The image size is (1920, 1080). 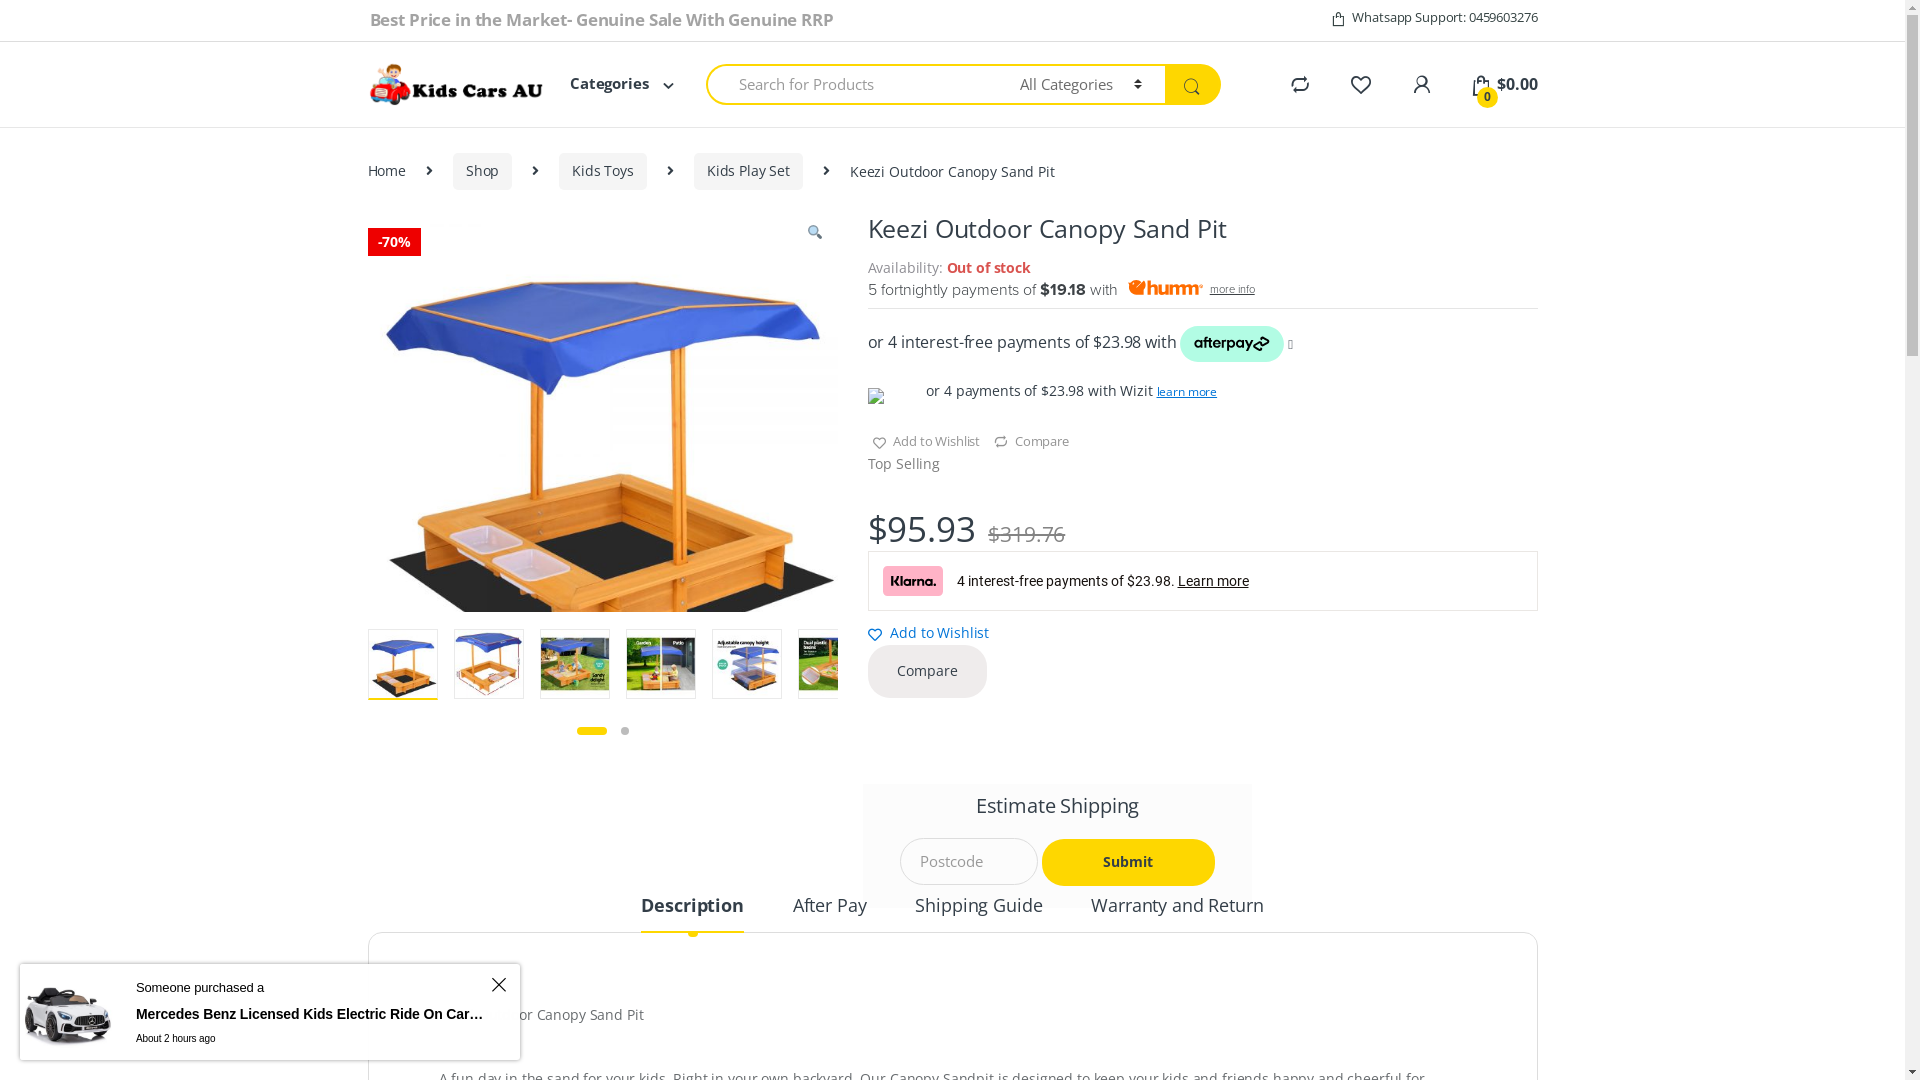 I want to click on 'Best Price in the Market- Genuine Sale With Genuine RRP', so click(x=600, y=19).